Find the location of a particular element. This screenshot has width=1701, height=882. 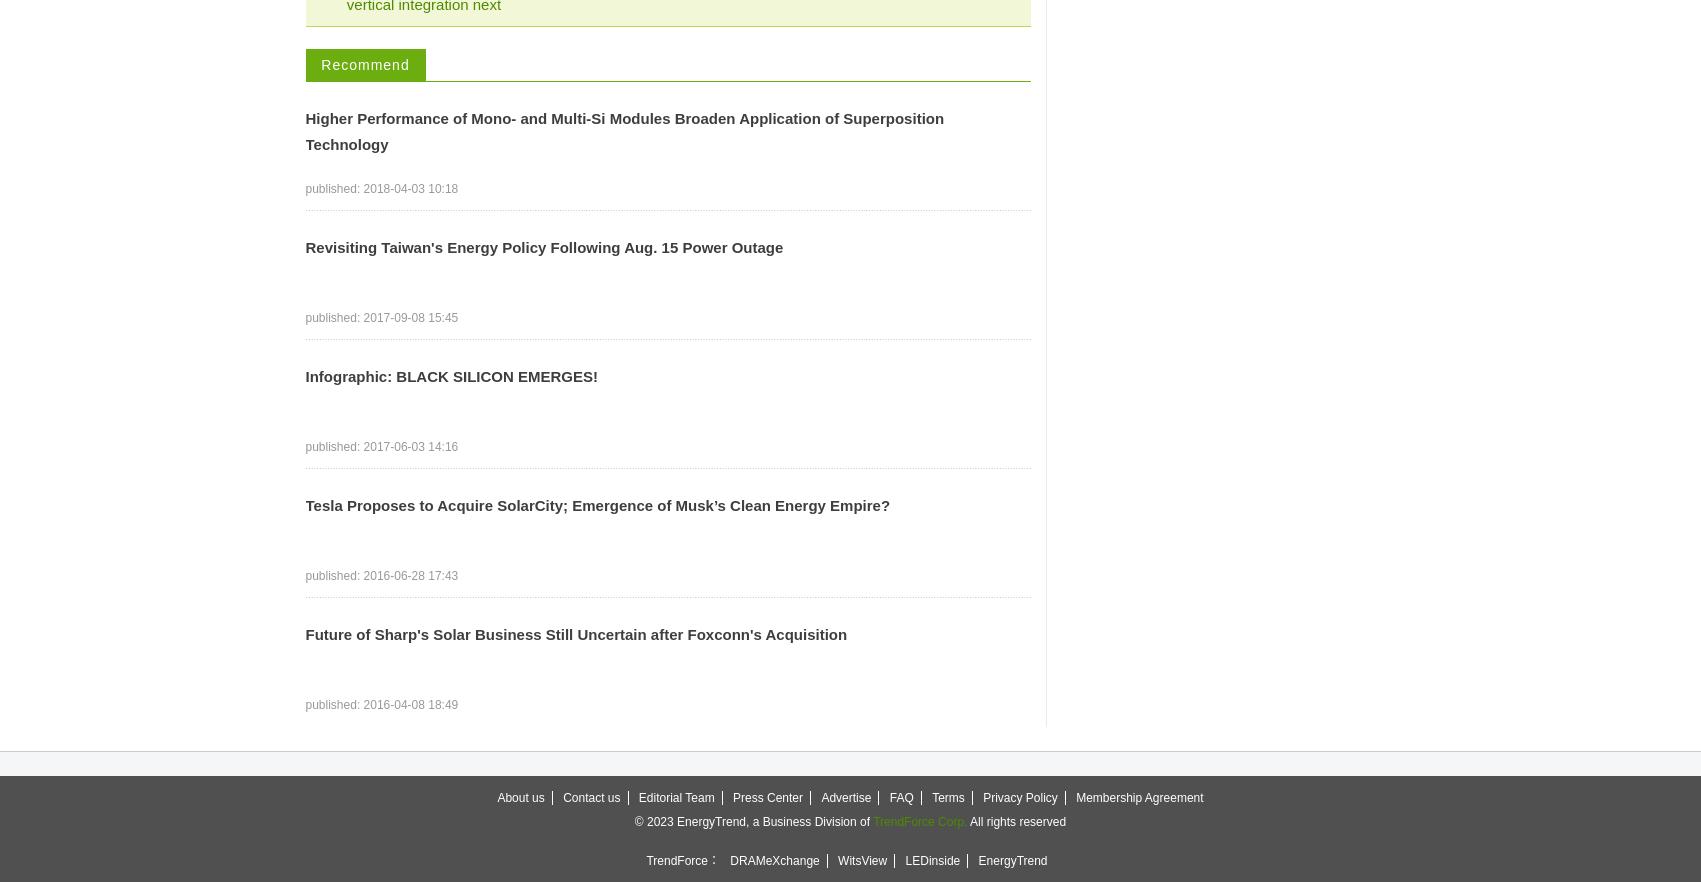

'Terms' is located at coordinates (930, 797).